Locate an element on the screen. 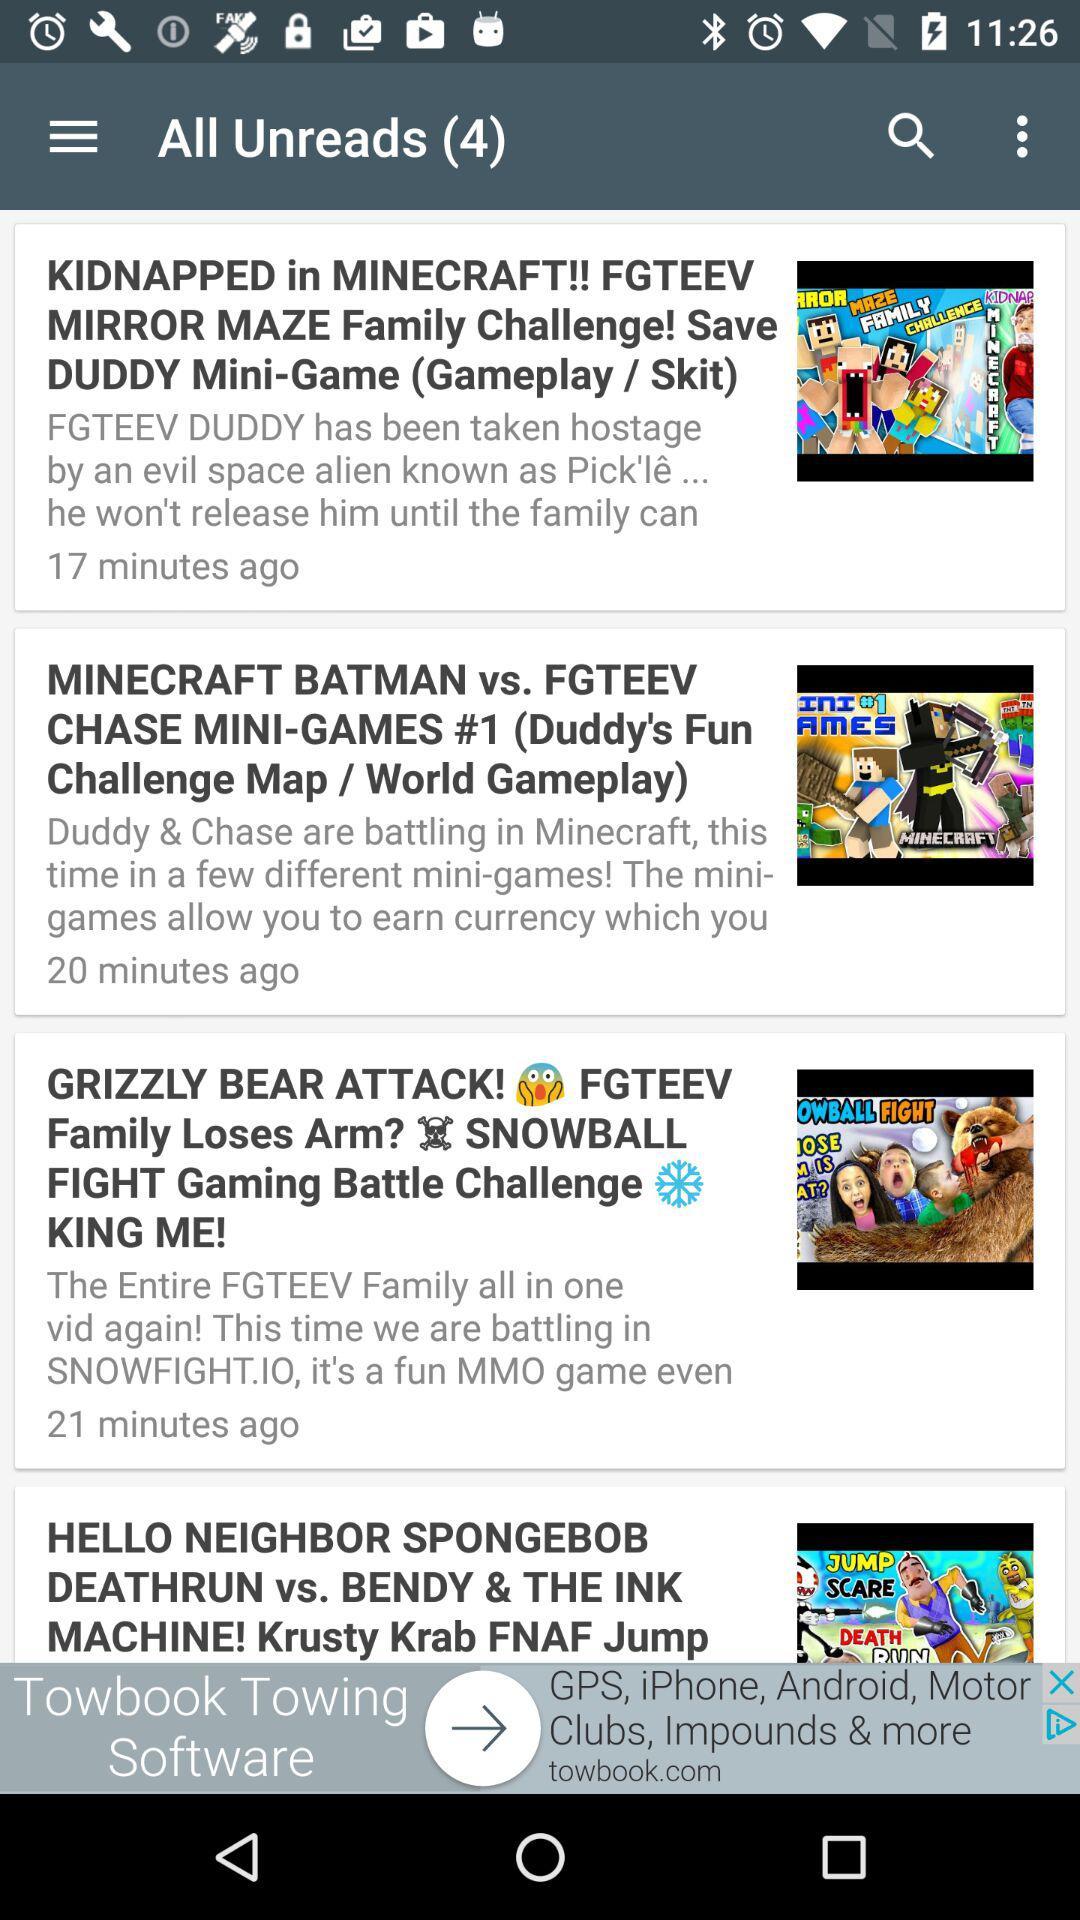  last icon at top right corner is located at coordinates (1027, 136).